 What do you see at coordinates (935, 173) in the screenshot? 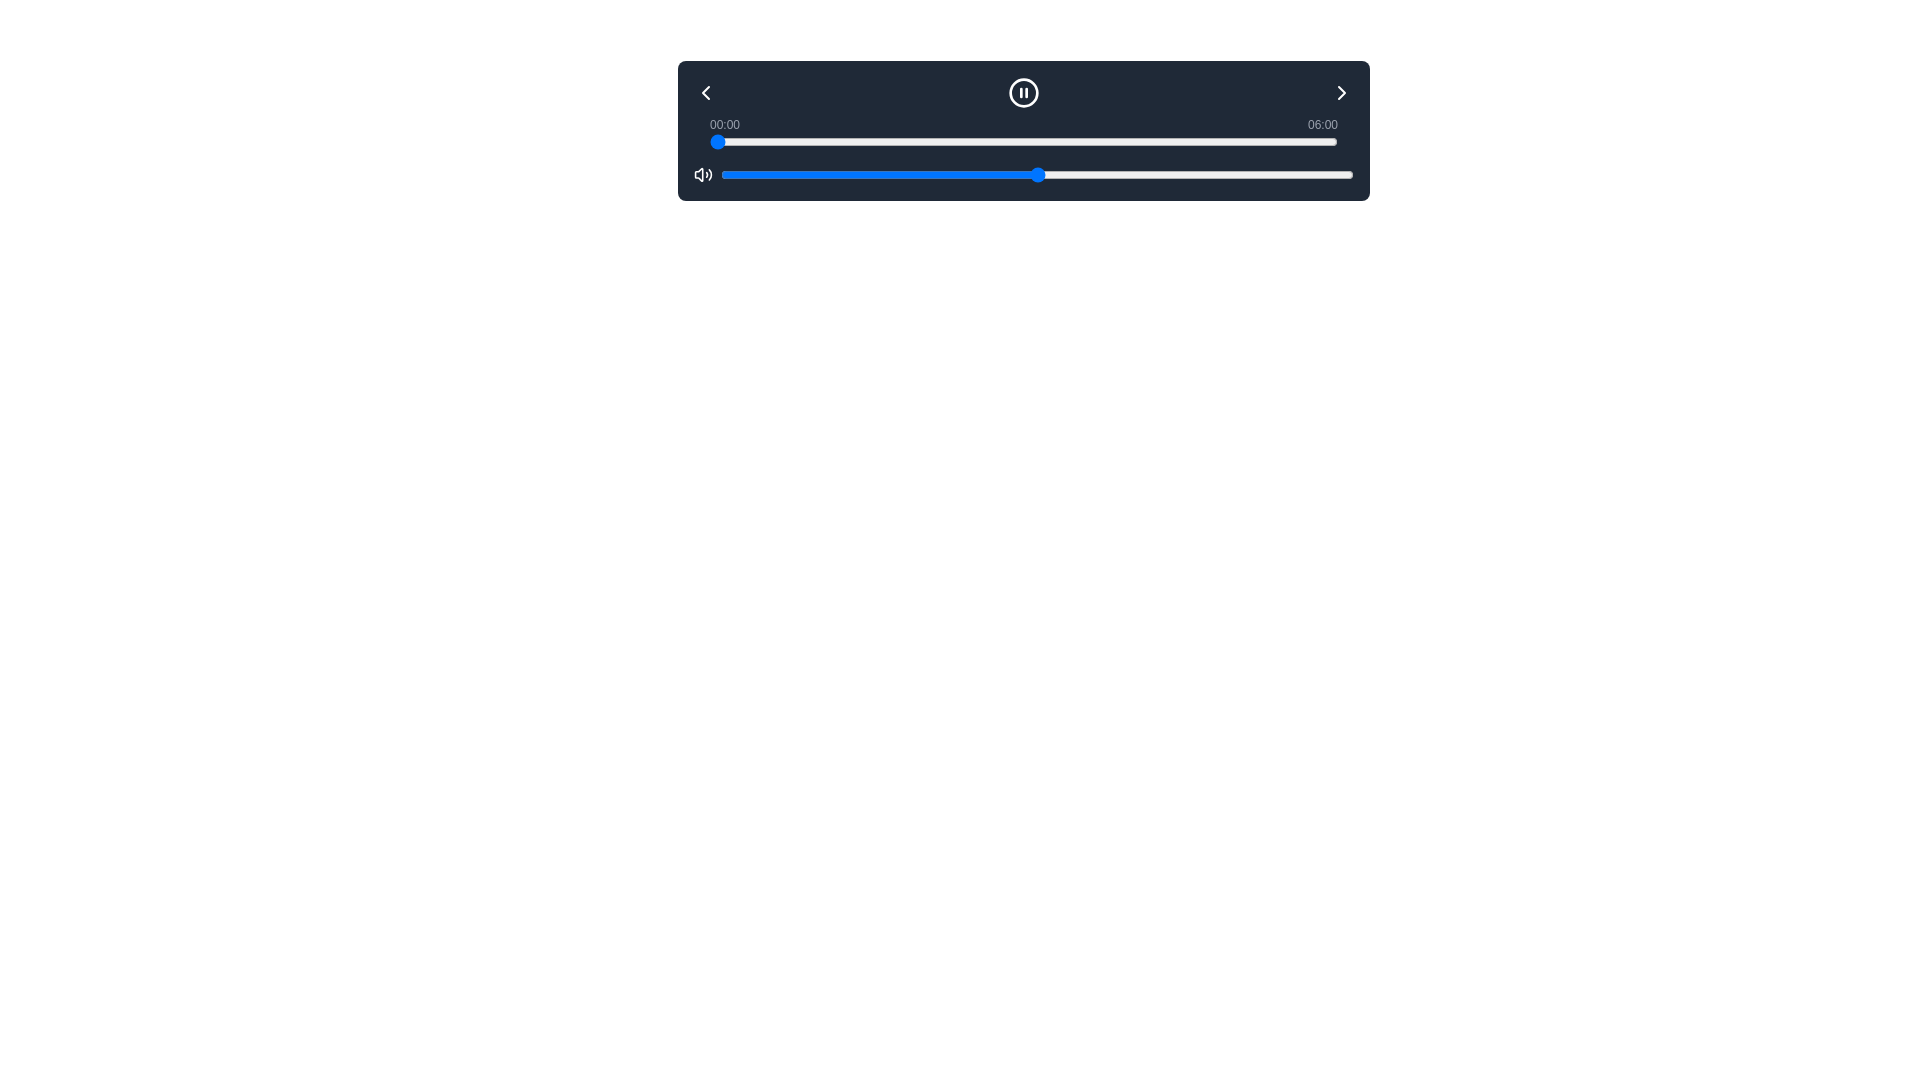
I see `volume` at bounding box center [935, 173].